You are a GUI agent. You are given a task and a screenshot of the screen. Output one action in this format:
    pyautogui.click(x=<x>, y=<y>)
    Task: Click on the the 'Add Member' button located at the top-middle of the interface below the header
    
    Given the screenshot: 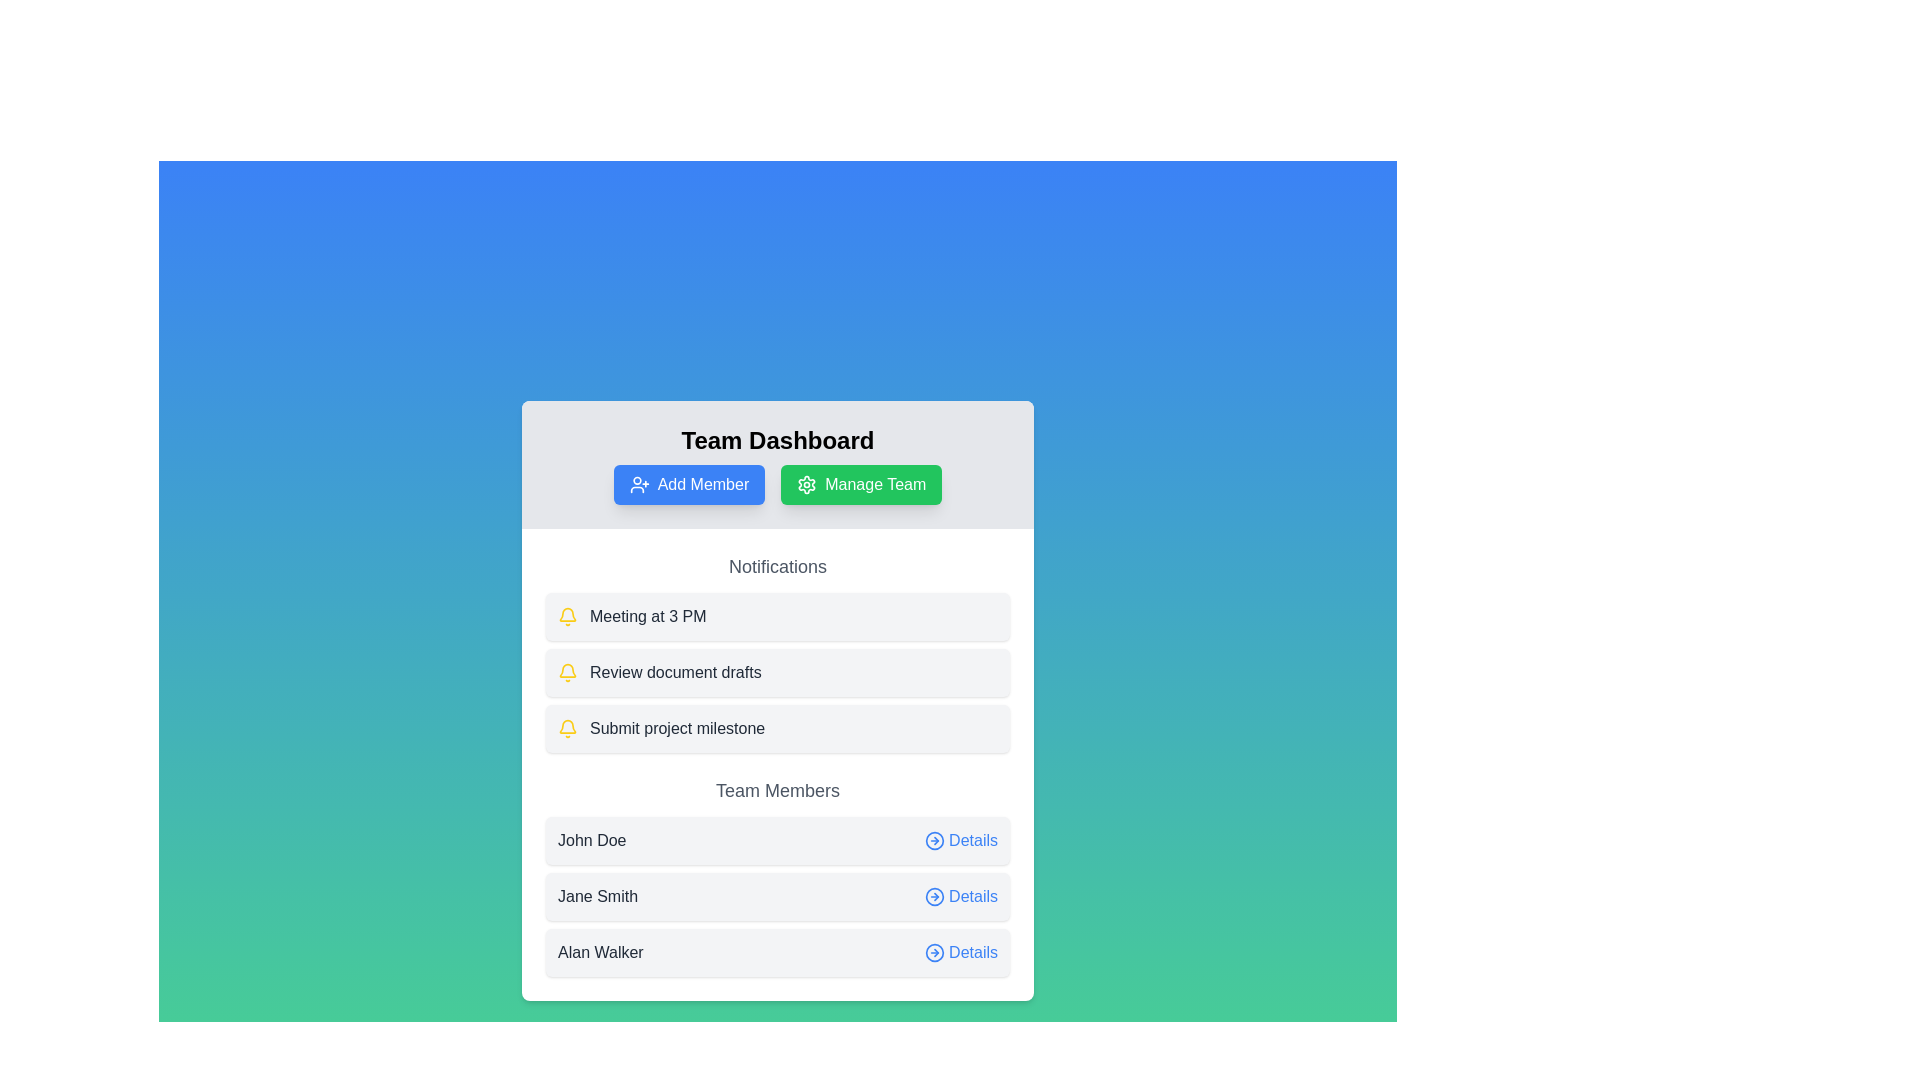 What is the action you would take?
    pyautogui.click(x=689, y=485)
    